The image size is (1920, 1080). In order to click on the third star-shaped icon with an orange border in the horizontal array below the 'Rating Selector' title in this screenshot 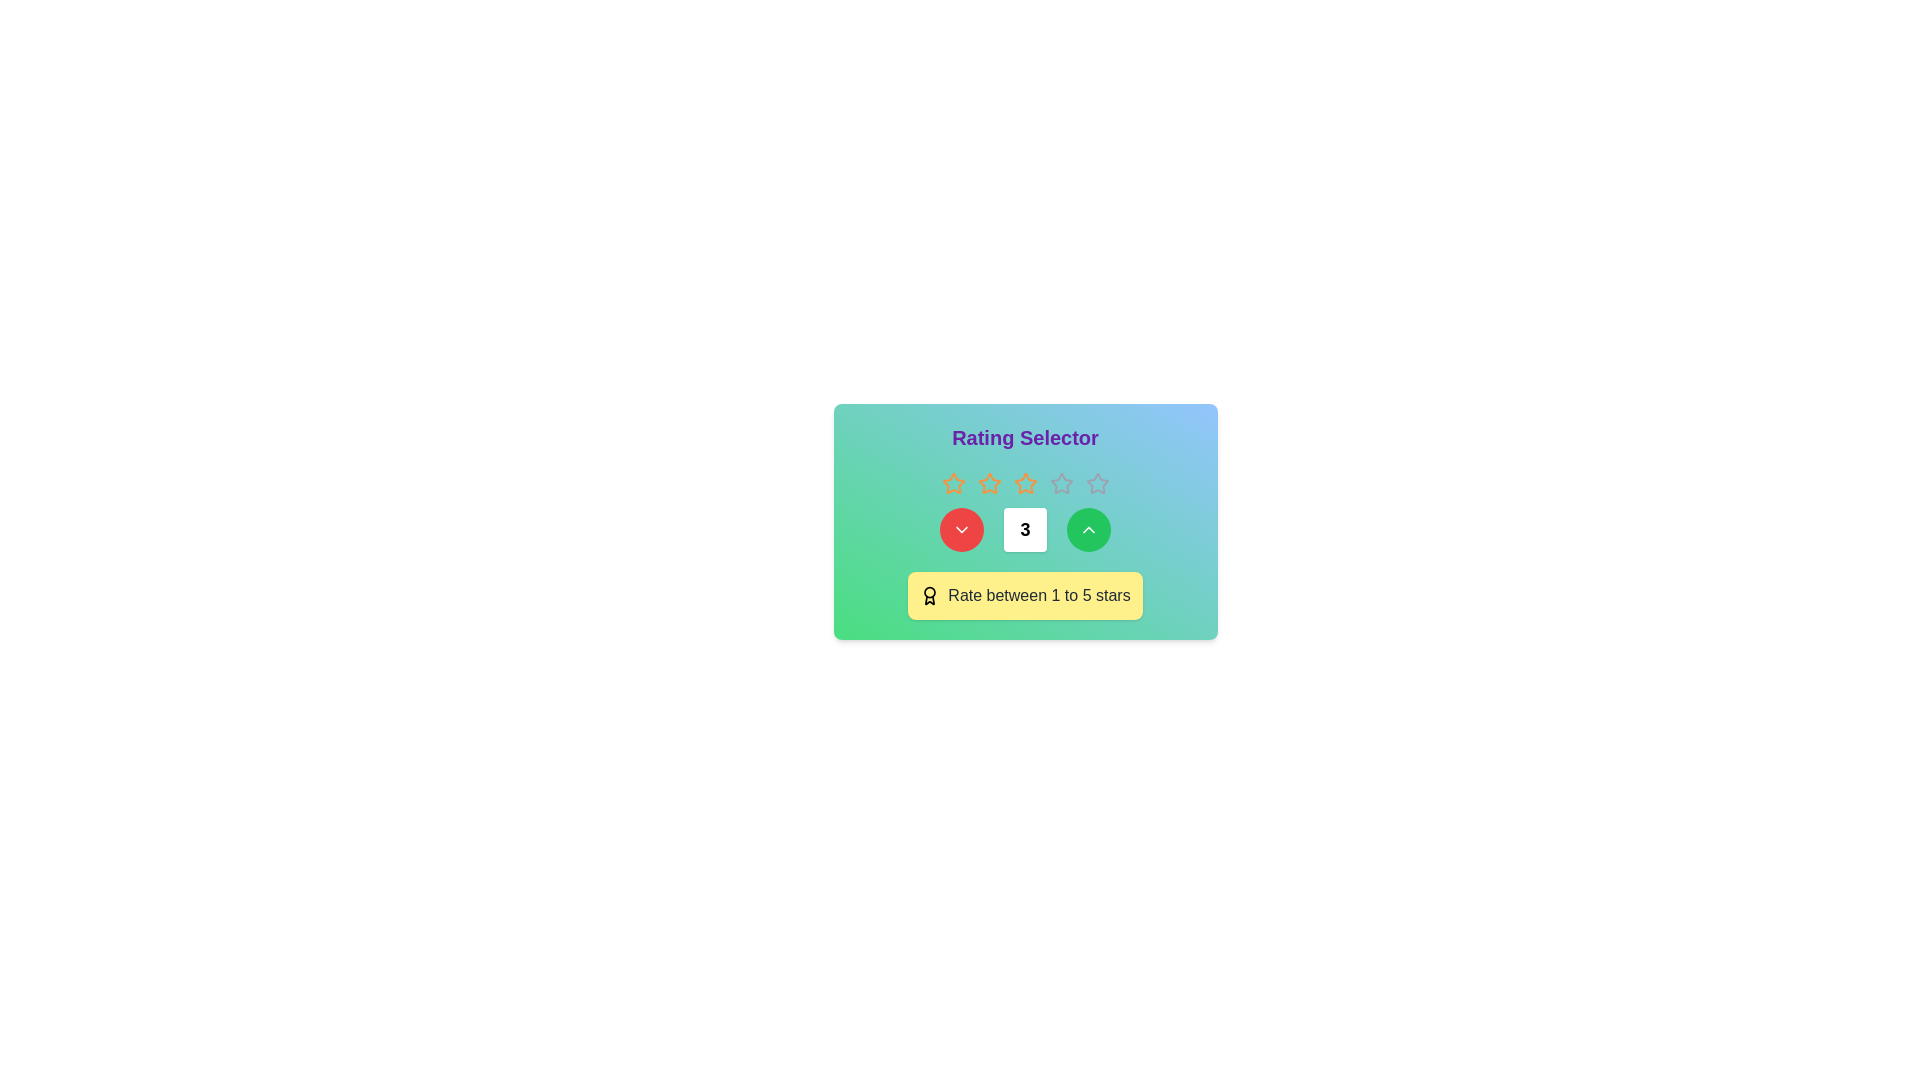, I will do `click(989, 483)`.